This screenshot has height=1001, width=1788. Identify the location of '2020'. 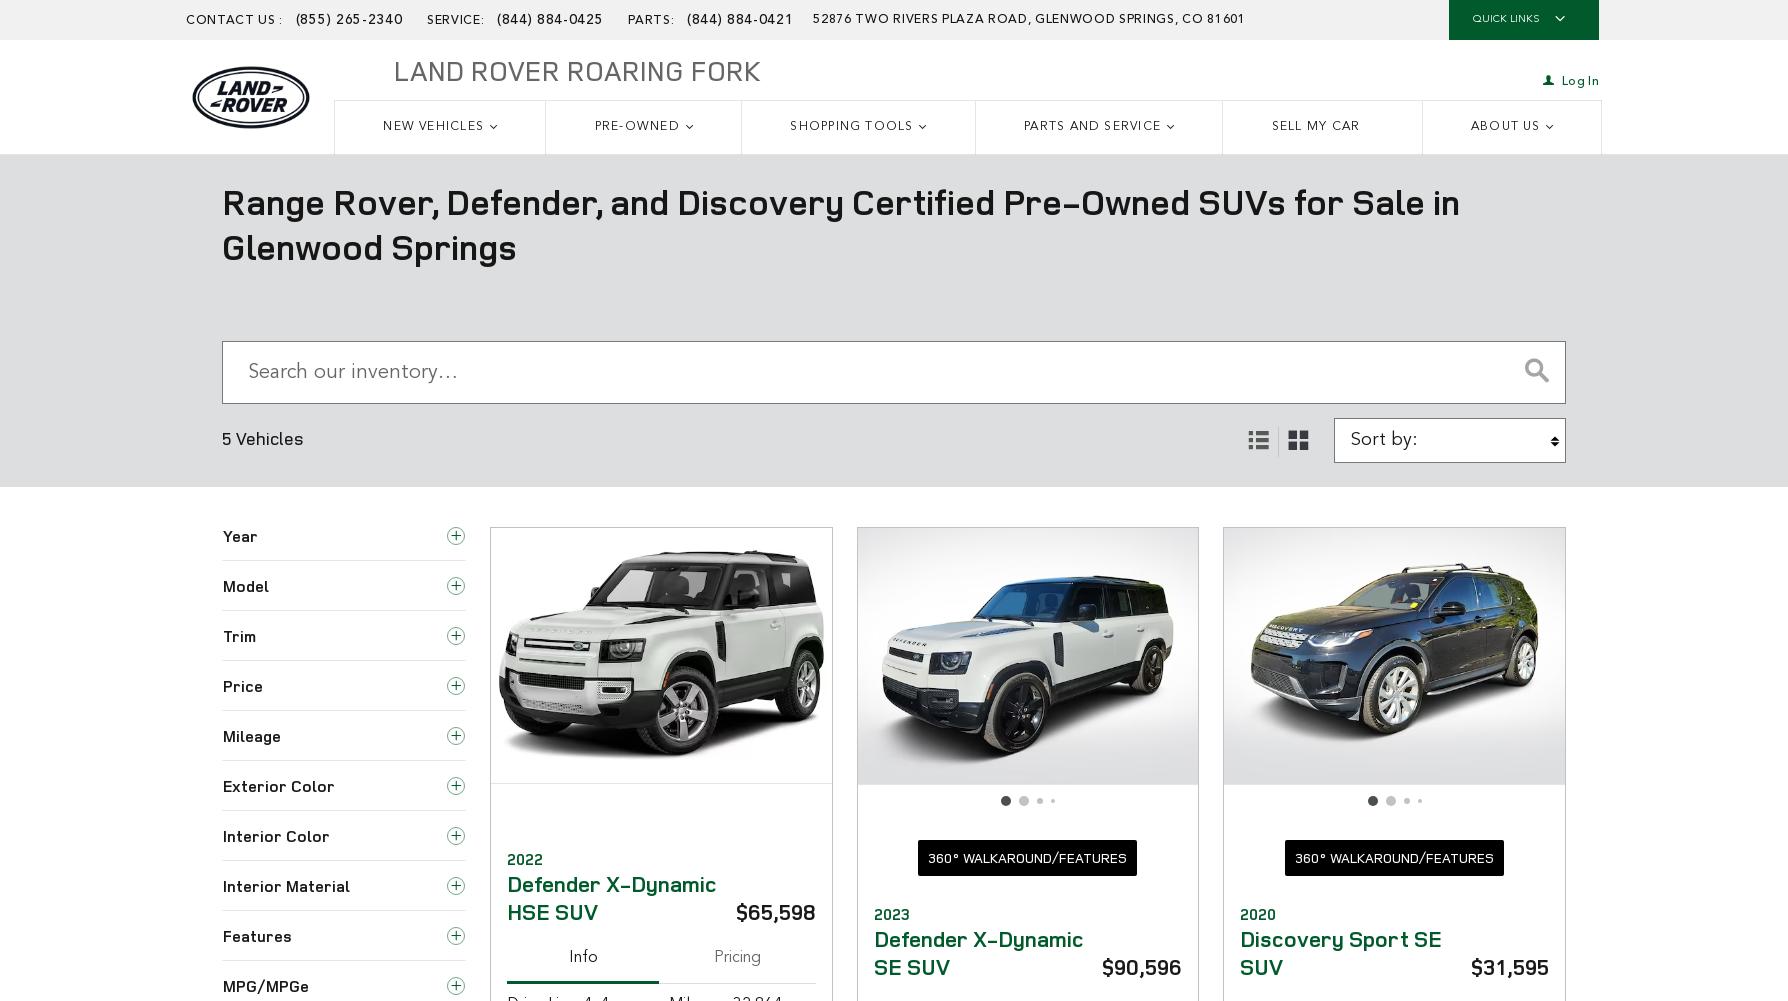
(1257, 914).